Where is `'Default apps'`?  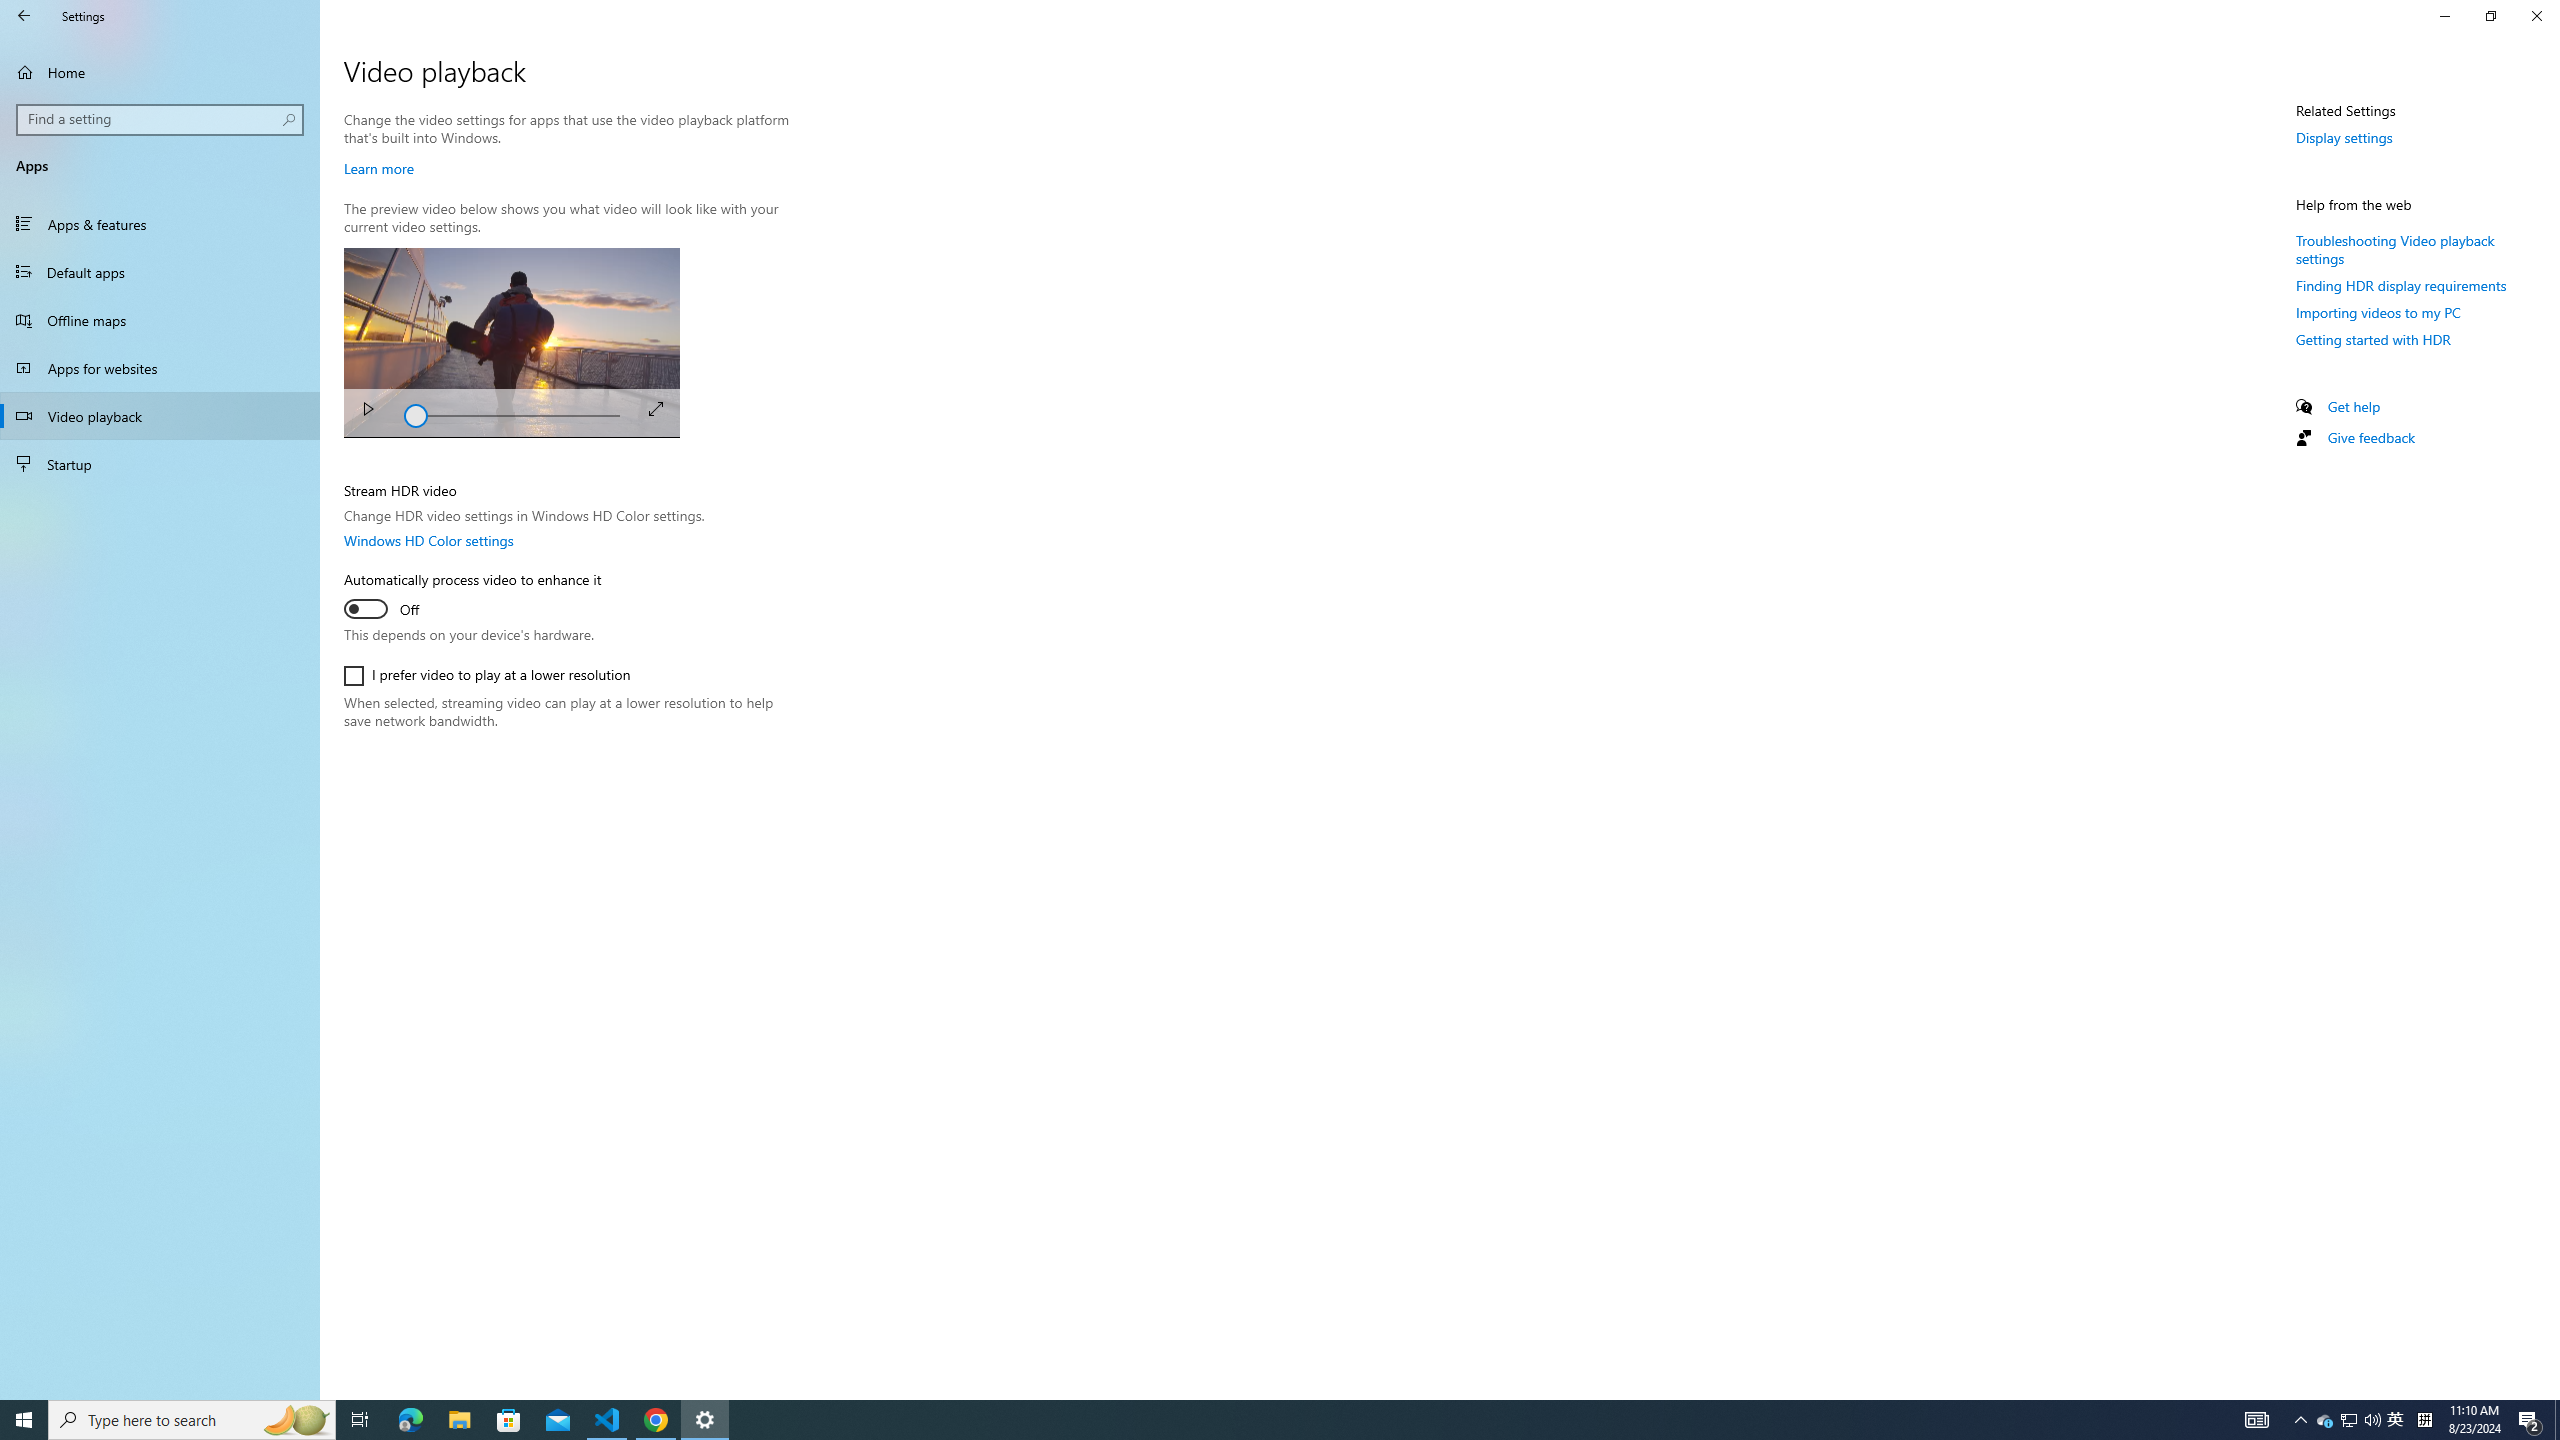
'Default apps' is located at coordinates (159, 271).